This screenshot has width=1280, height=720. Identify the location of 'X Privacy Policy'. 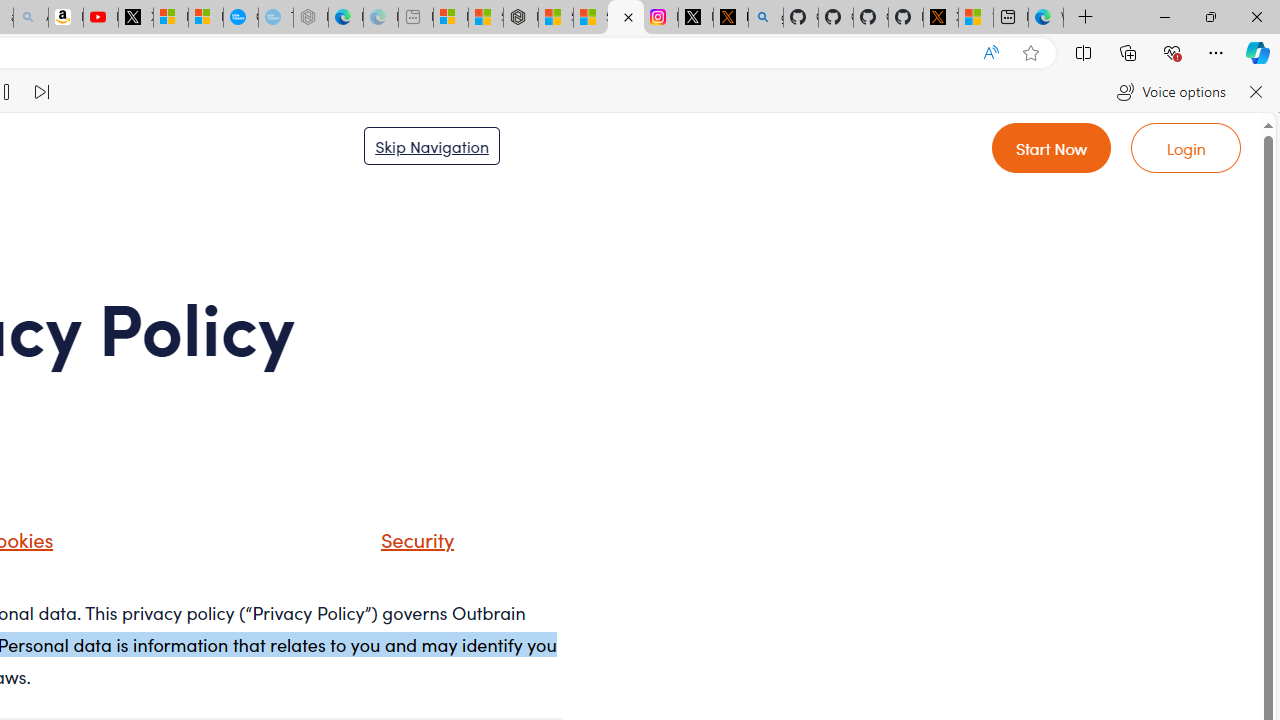
(939, 17).